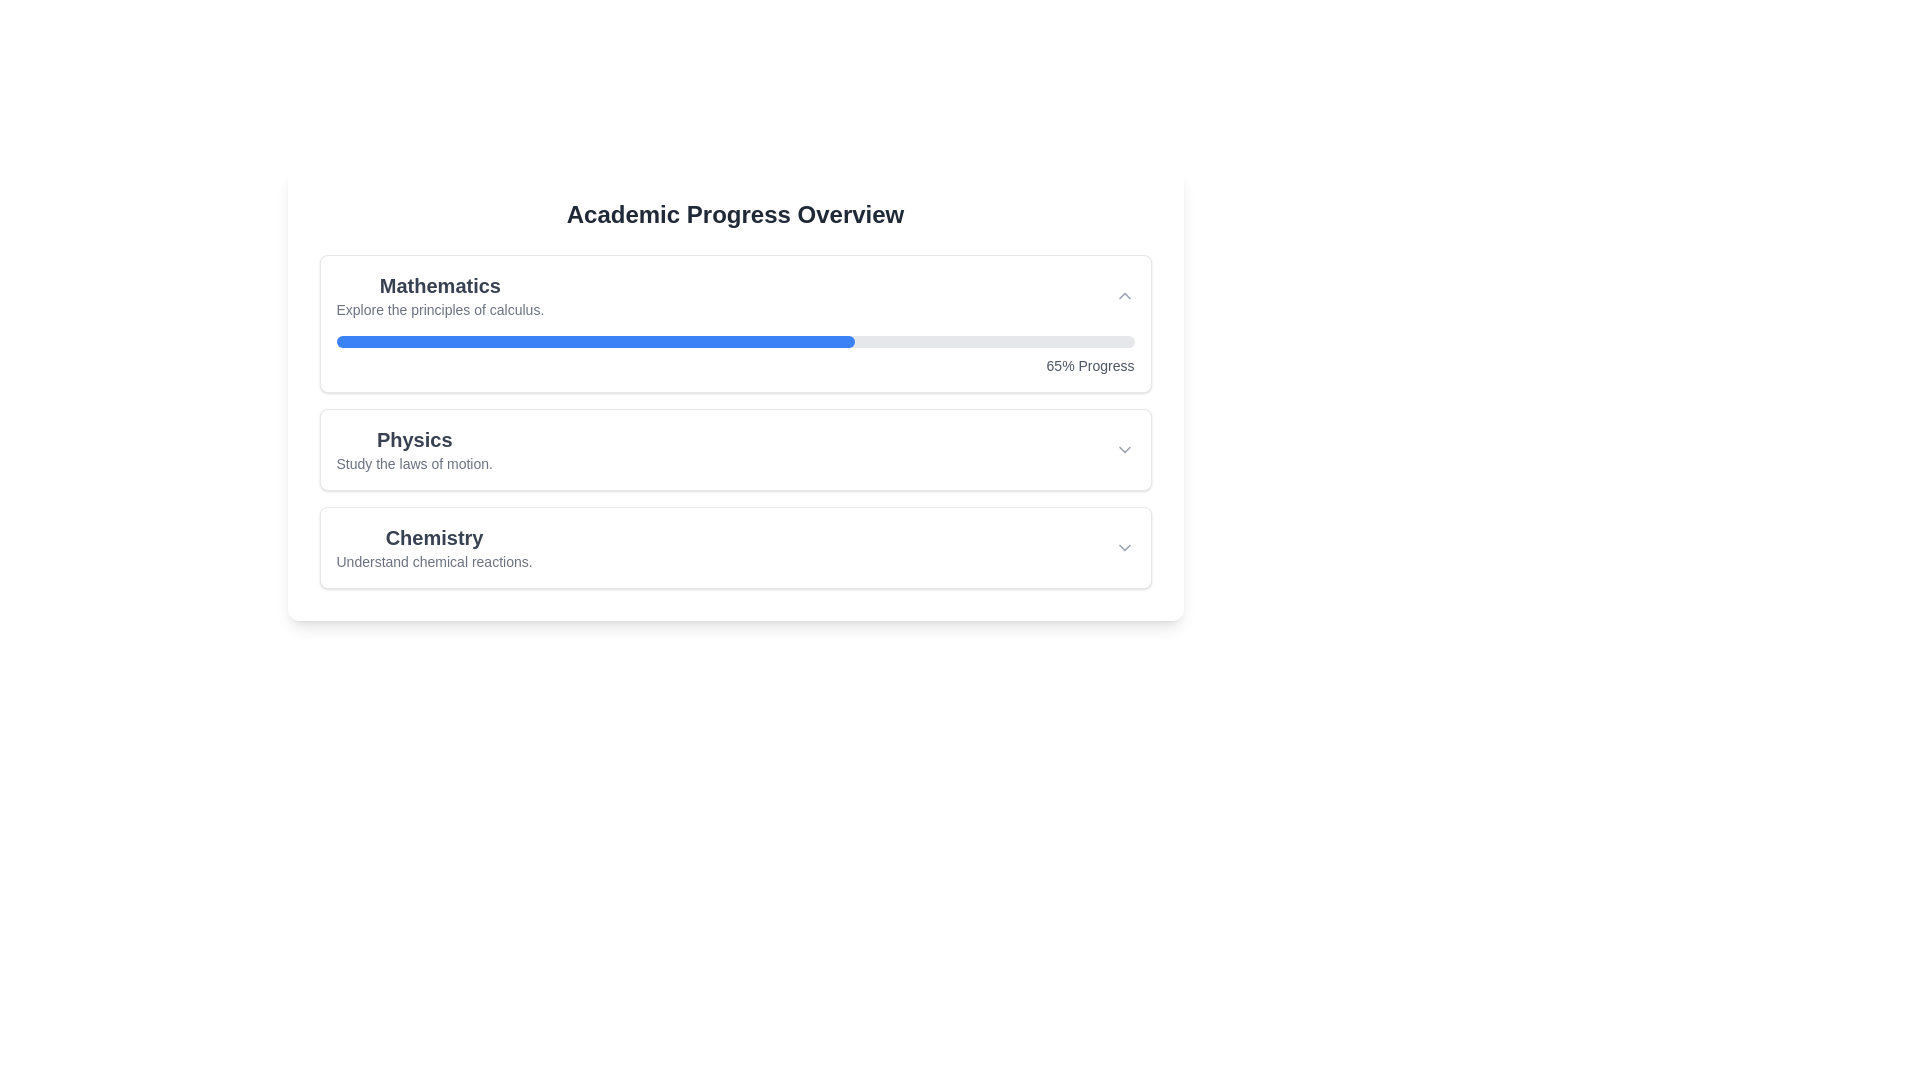  I want to click on the static text displaying 'Understand chemical reactions.' which is positioned below the bold 'Chemistry' heading in the structured list, so click(433, 562).